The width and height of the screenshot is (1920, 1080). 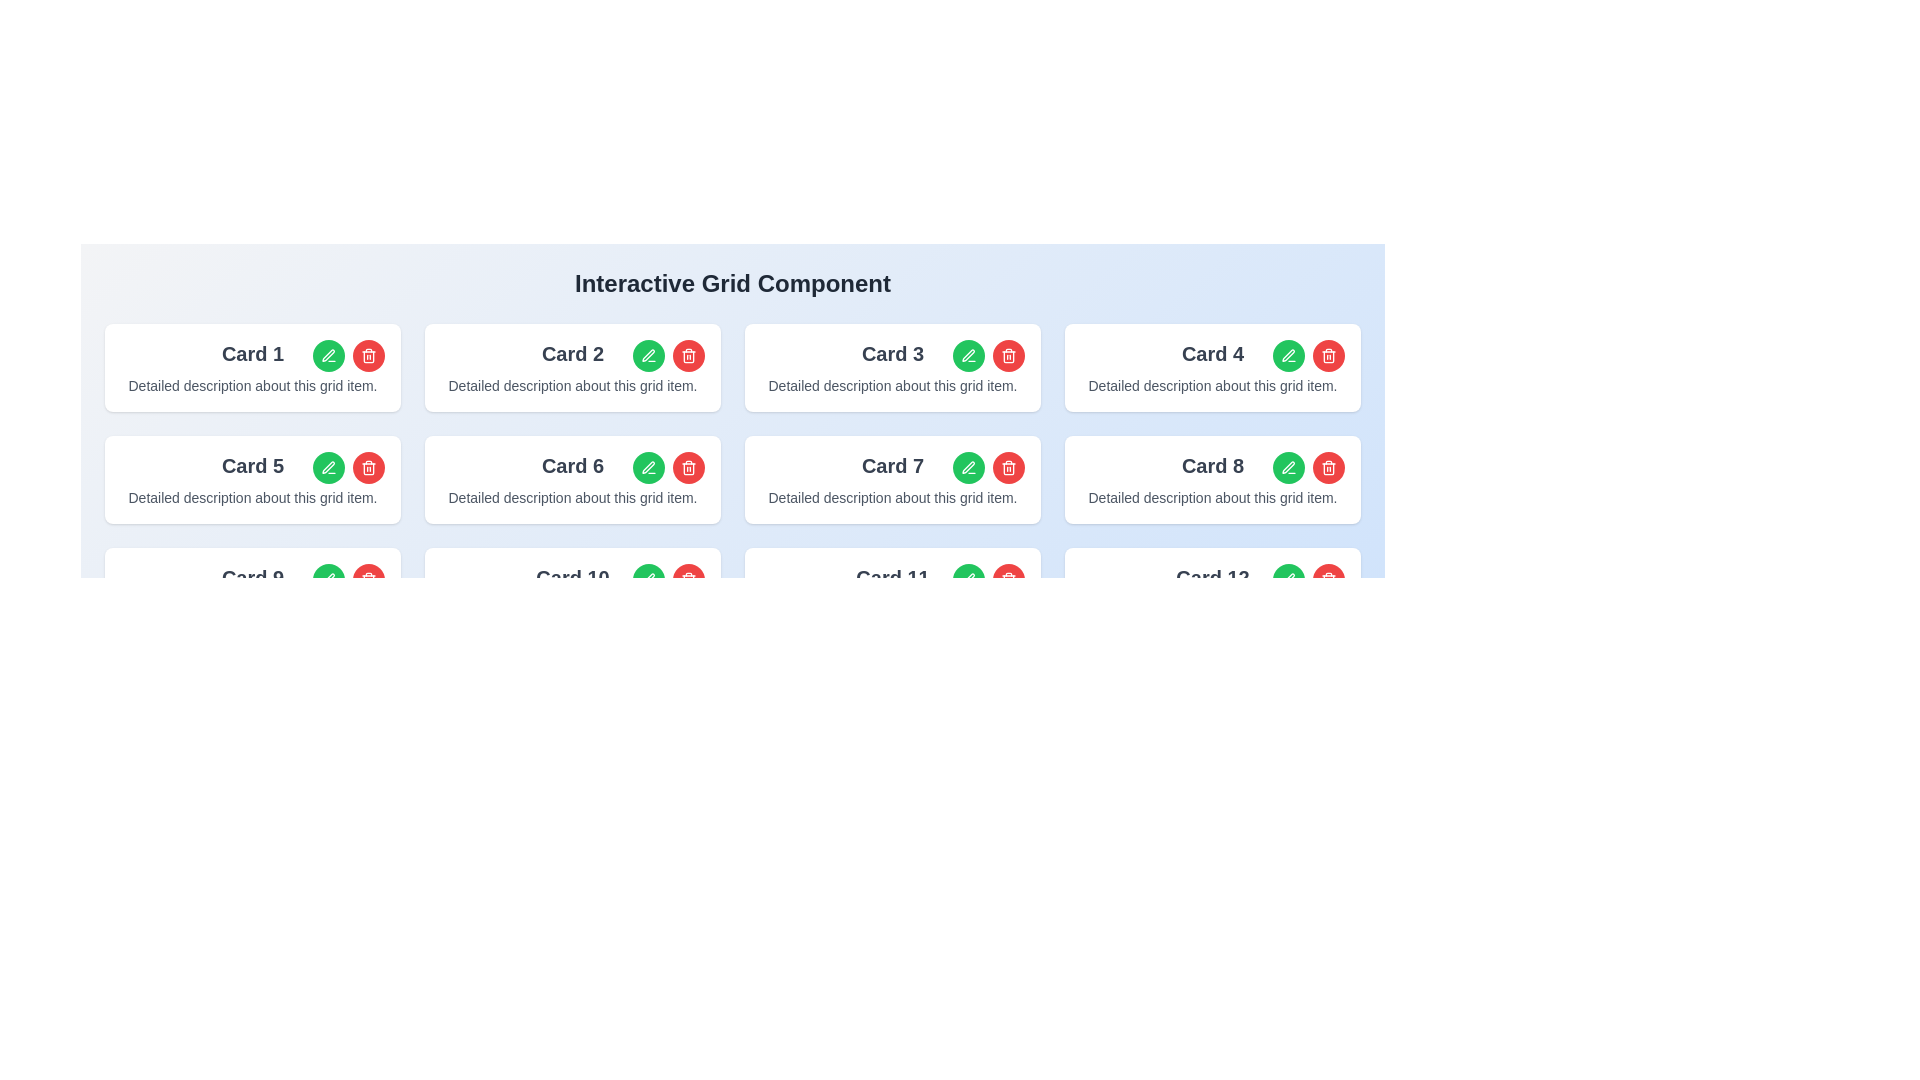 I want to click on the circular red button with a white trash icon located at the top-right corner of 'Card 9', so click(x=369, y=579).